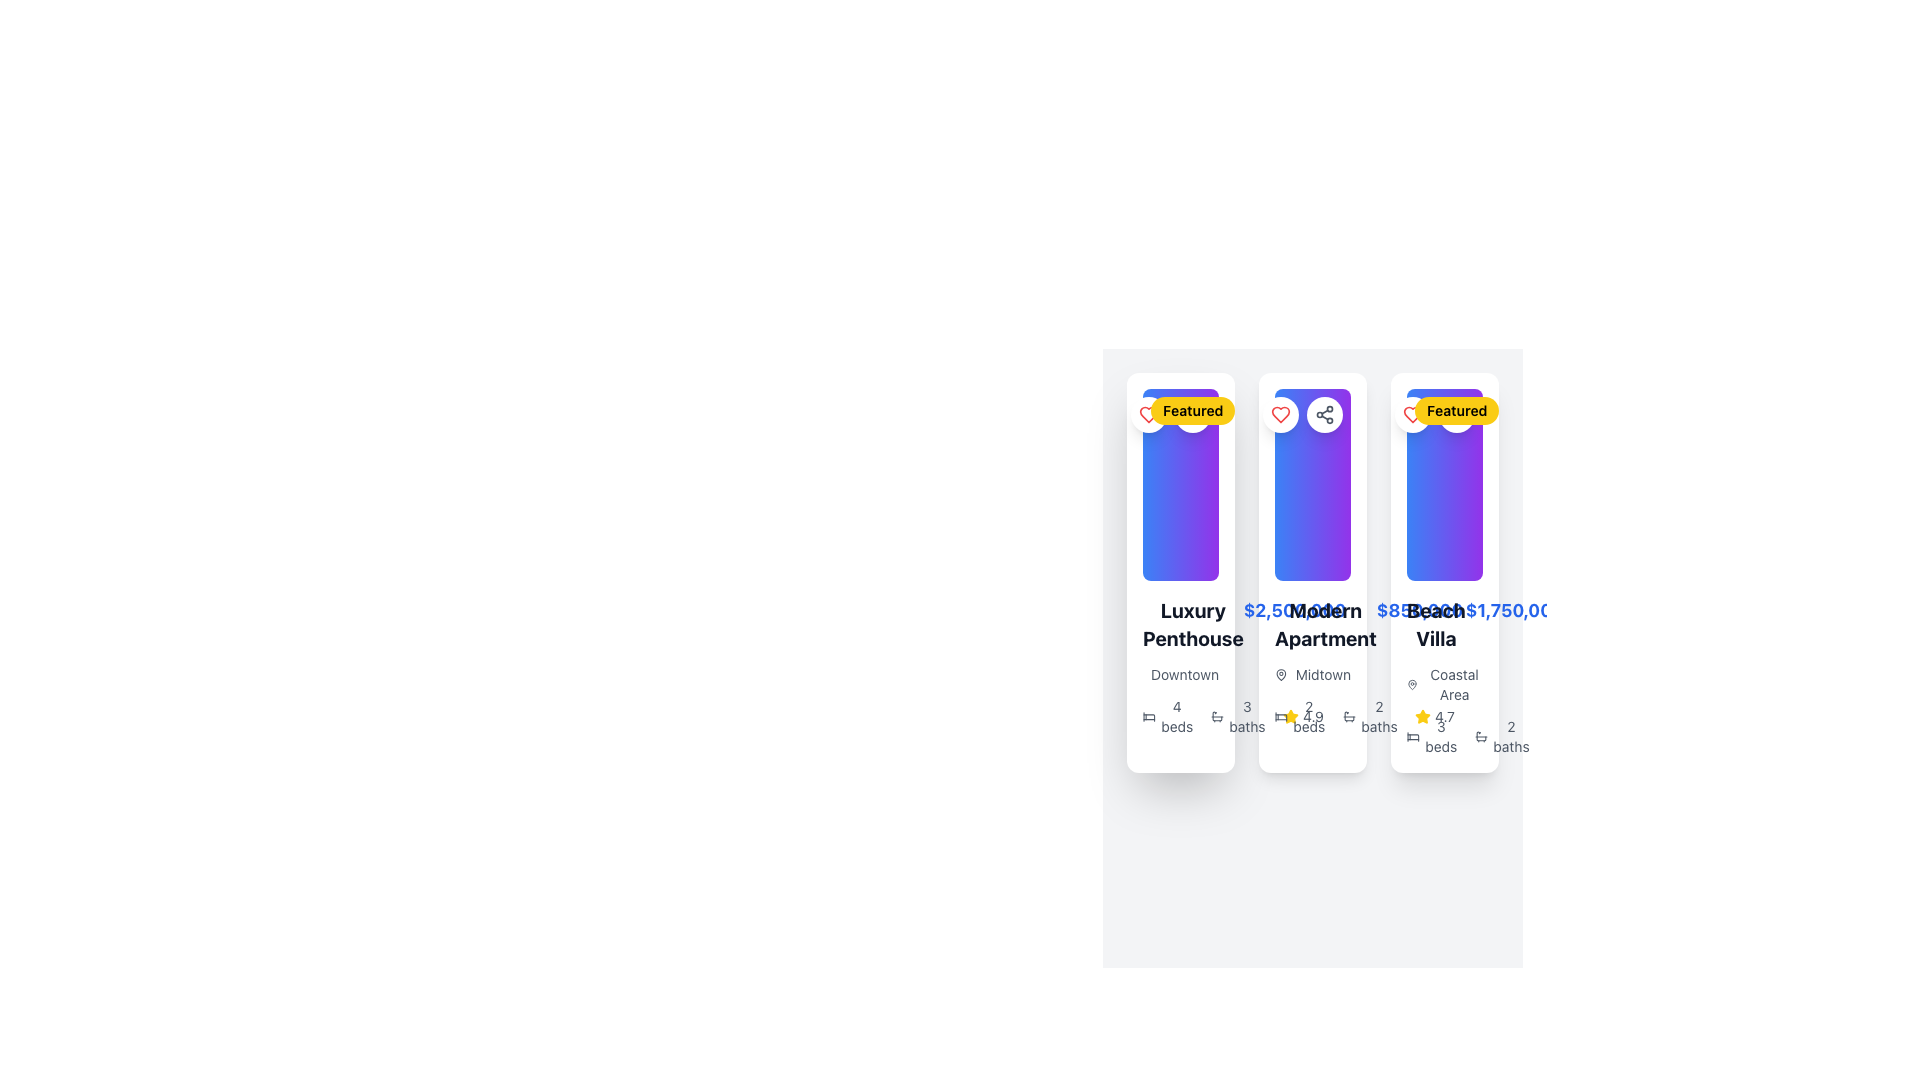  Describe the element at coordinates (1514, 609) in the screenshot. I see `the text label displaying the amount '$1,750,000' in bold blue font, located at the top-right section of the 'Beach Villa' card` at that location.